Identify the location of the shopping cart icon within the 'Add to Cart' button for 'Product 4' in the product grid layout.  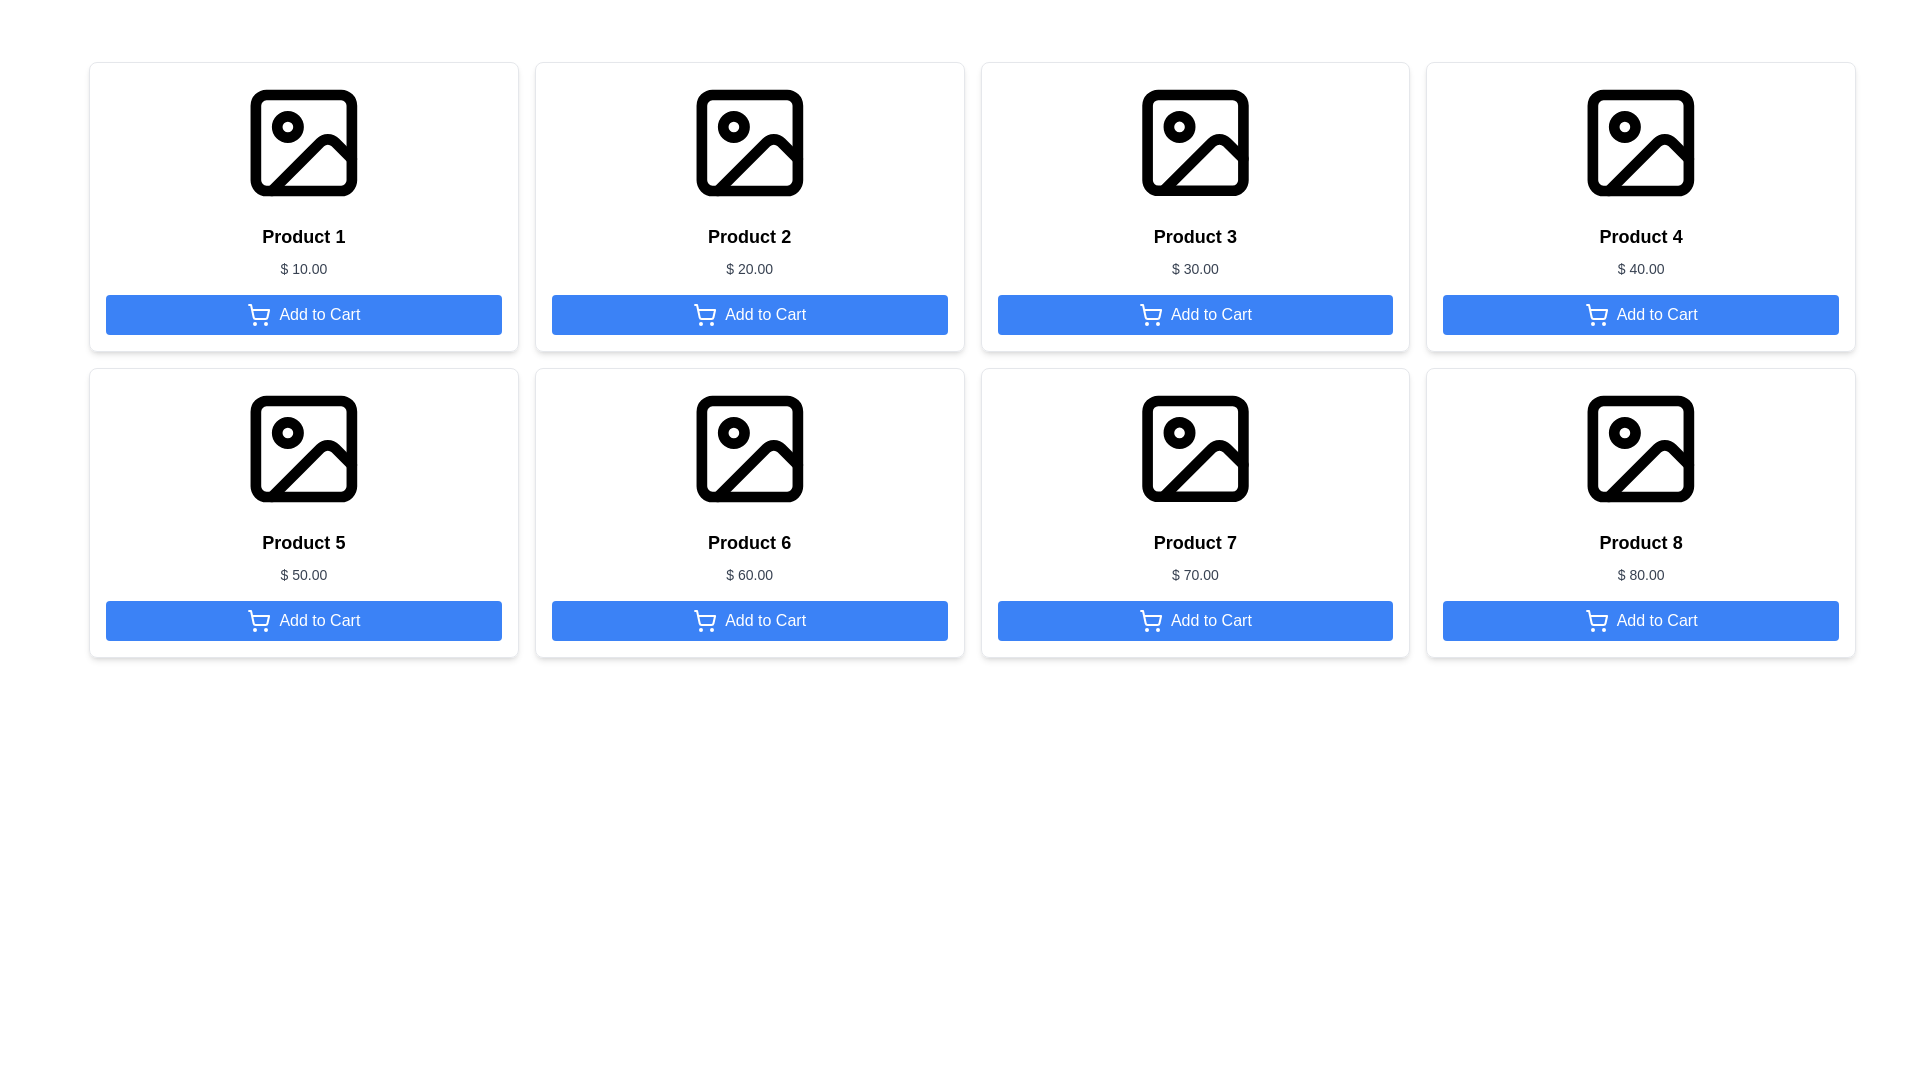
(1595, 312).